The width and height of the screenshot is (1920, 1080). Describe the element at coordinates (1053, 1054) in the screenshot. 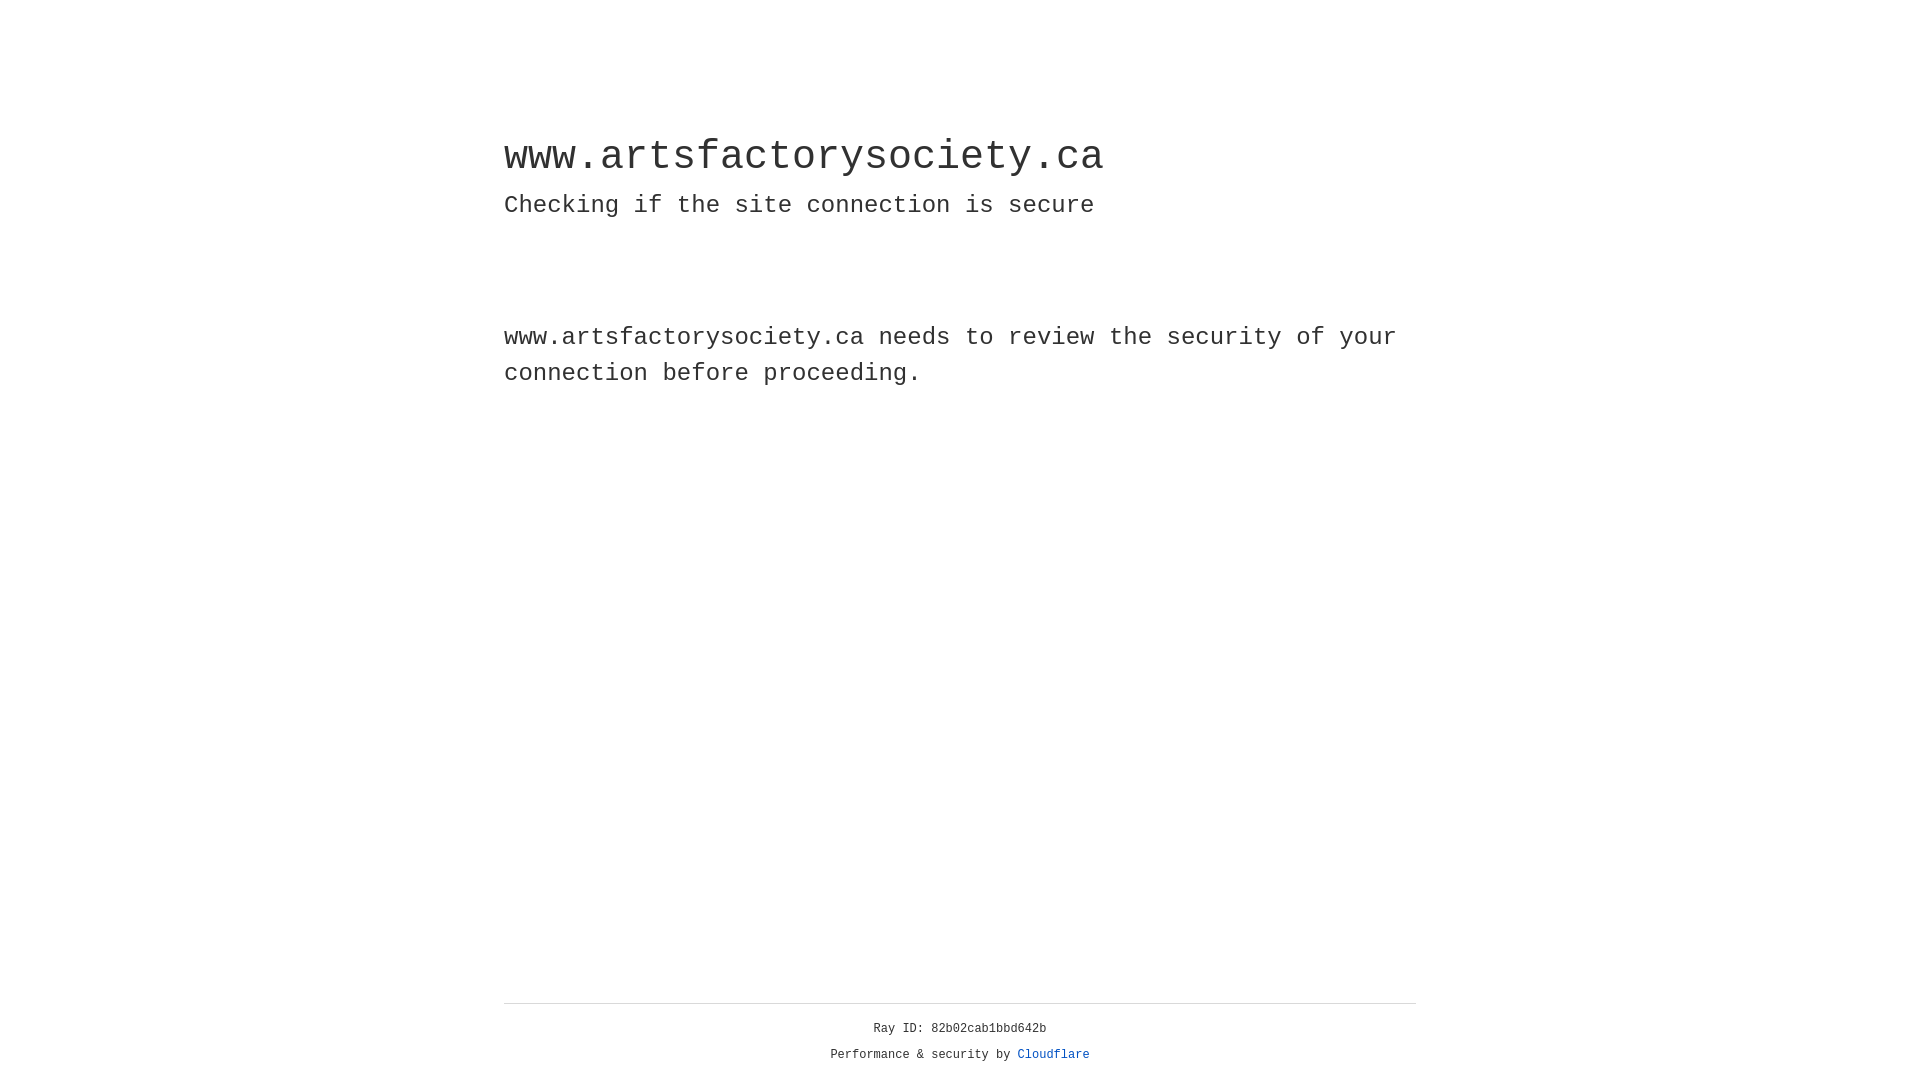

I see `'Cloudflare'` at that location.